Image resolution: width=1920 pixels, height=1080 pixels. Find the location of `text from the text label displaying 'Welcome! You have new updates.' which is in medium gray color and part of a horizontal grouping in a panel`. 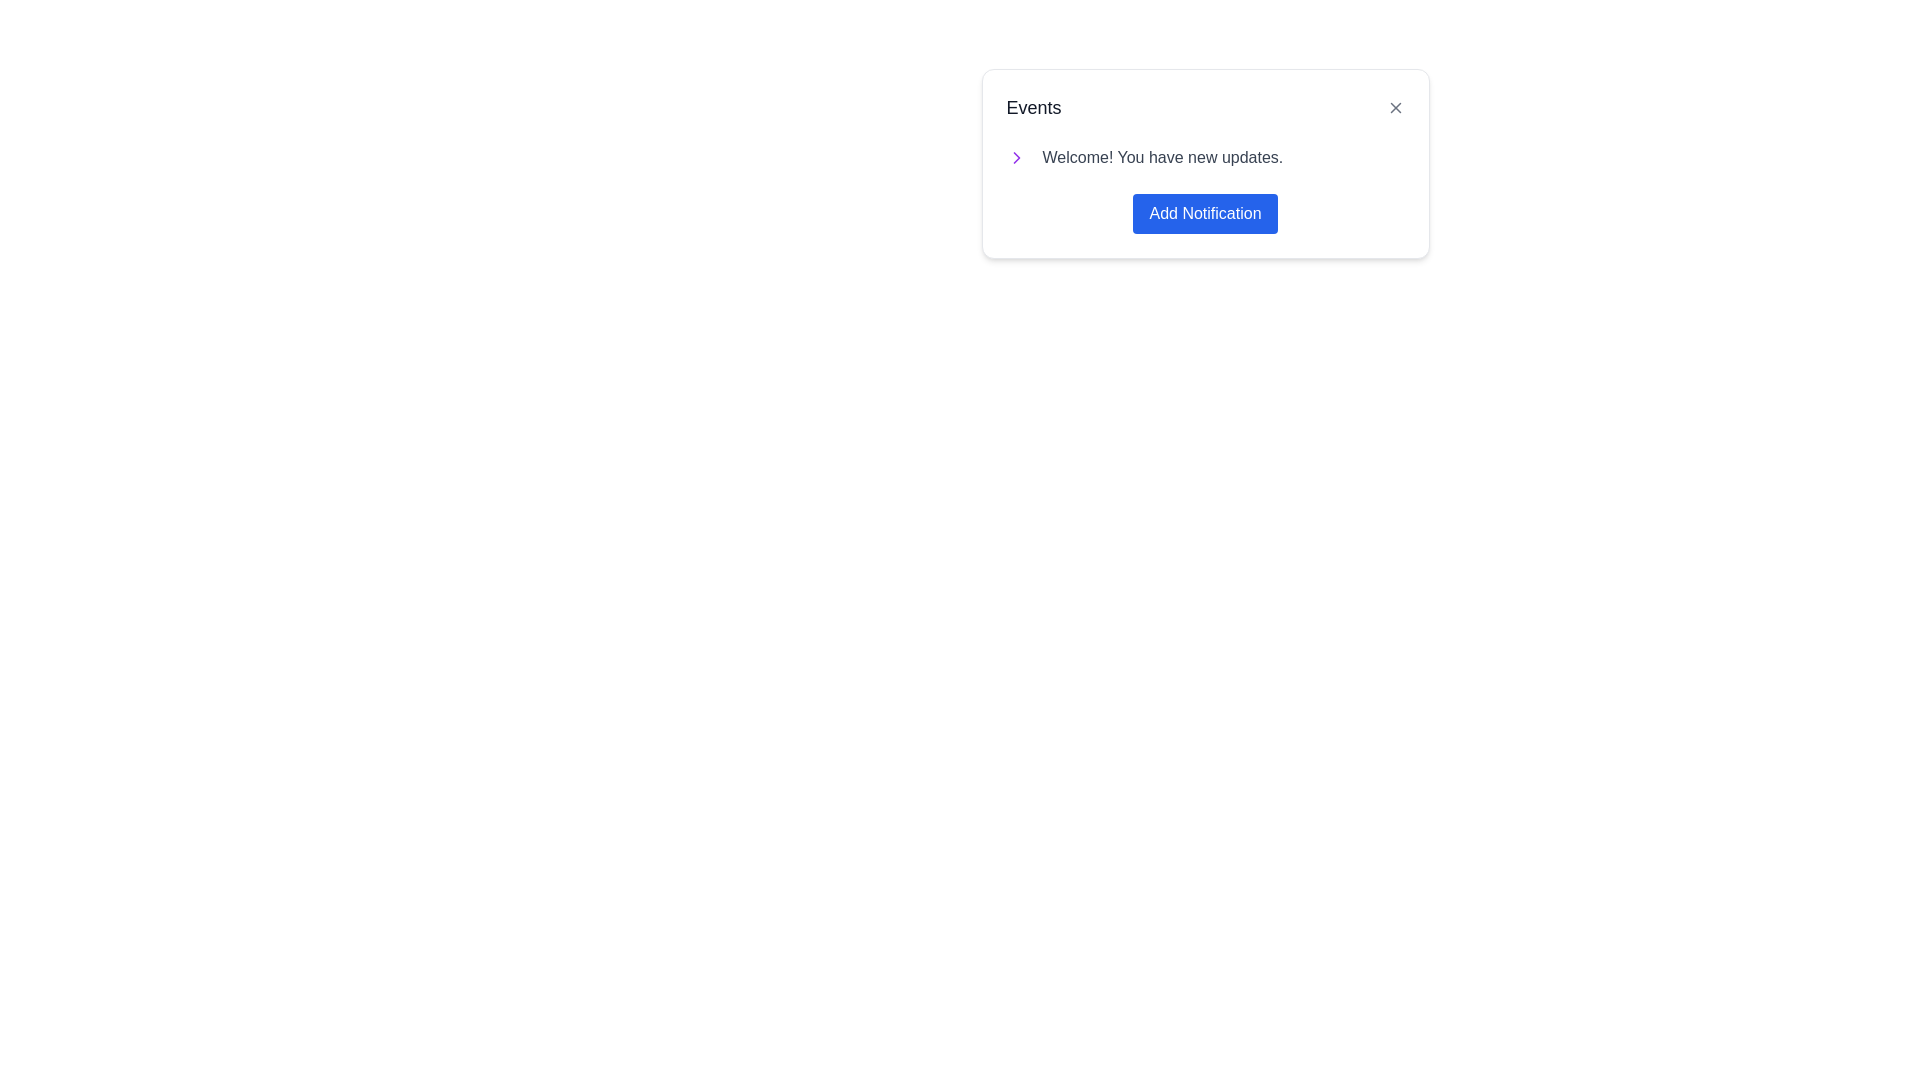

text from the text label displaying 'Welcome! You have new updates.' which is in medium gray color and part of a horizontal grouping in a panel is located at coordinates (1162, 157).